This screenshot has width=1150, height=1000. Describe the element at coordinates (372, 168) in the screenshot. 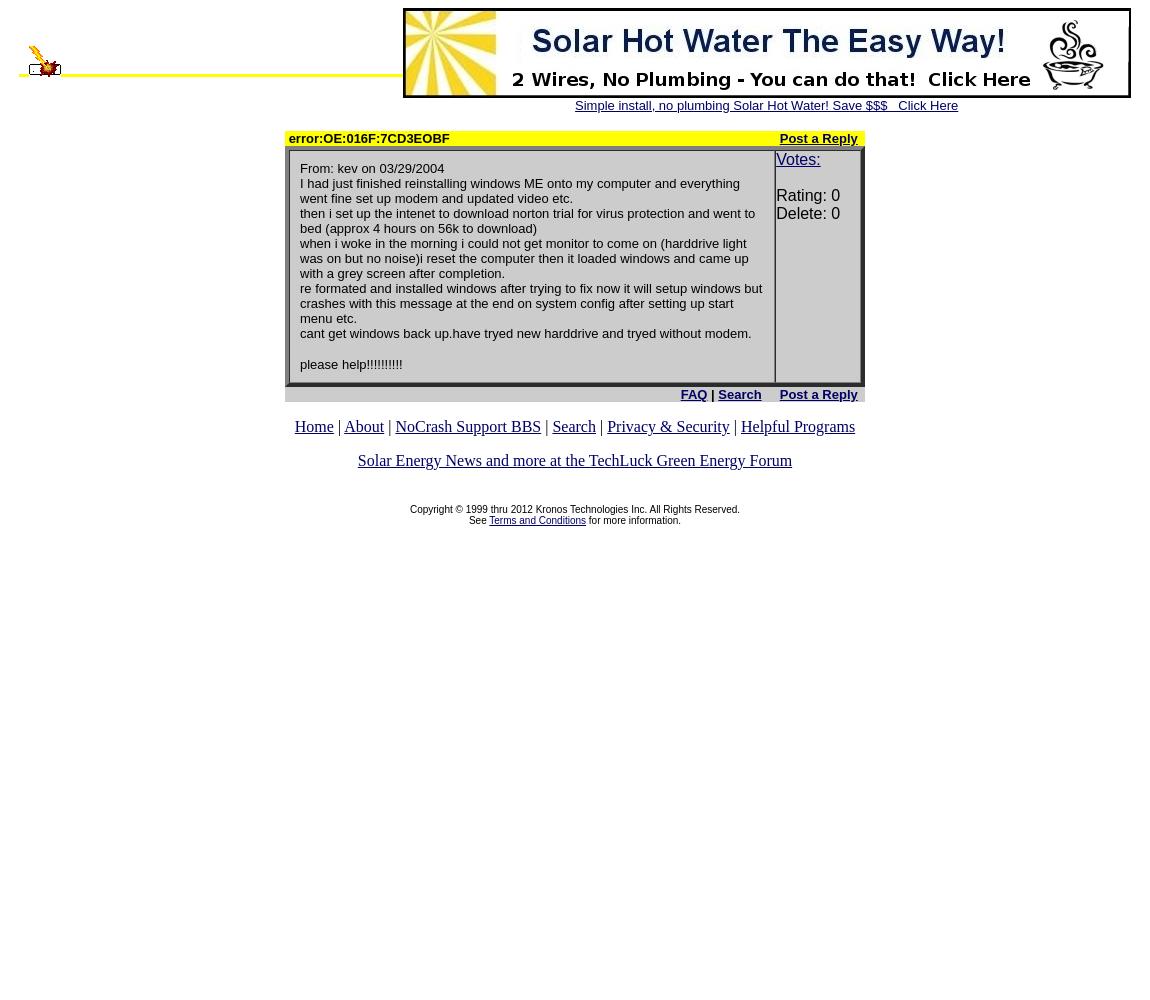

I see `'From: kev on 03/29/2004'` at that location.